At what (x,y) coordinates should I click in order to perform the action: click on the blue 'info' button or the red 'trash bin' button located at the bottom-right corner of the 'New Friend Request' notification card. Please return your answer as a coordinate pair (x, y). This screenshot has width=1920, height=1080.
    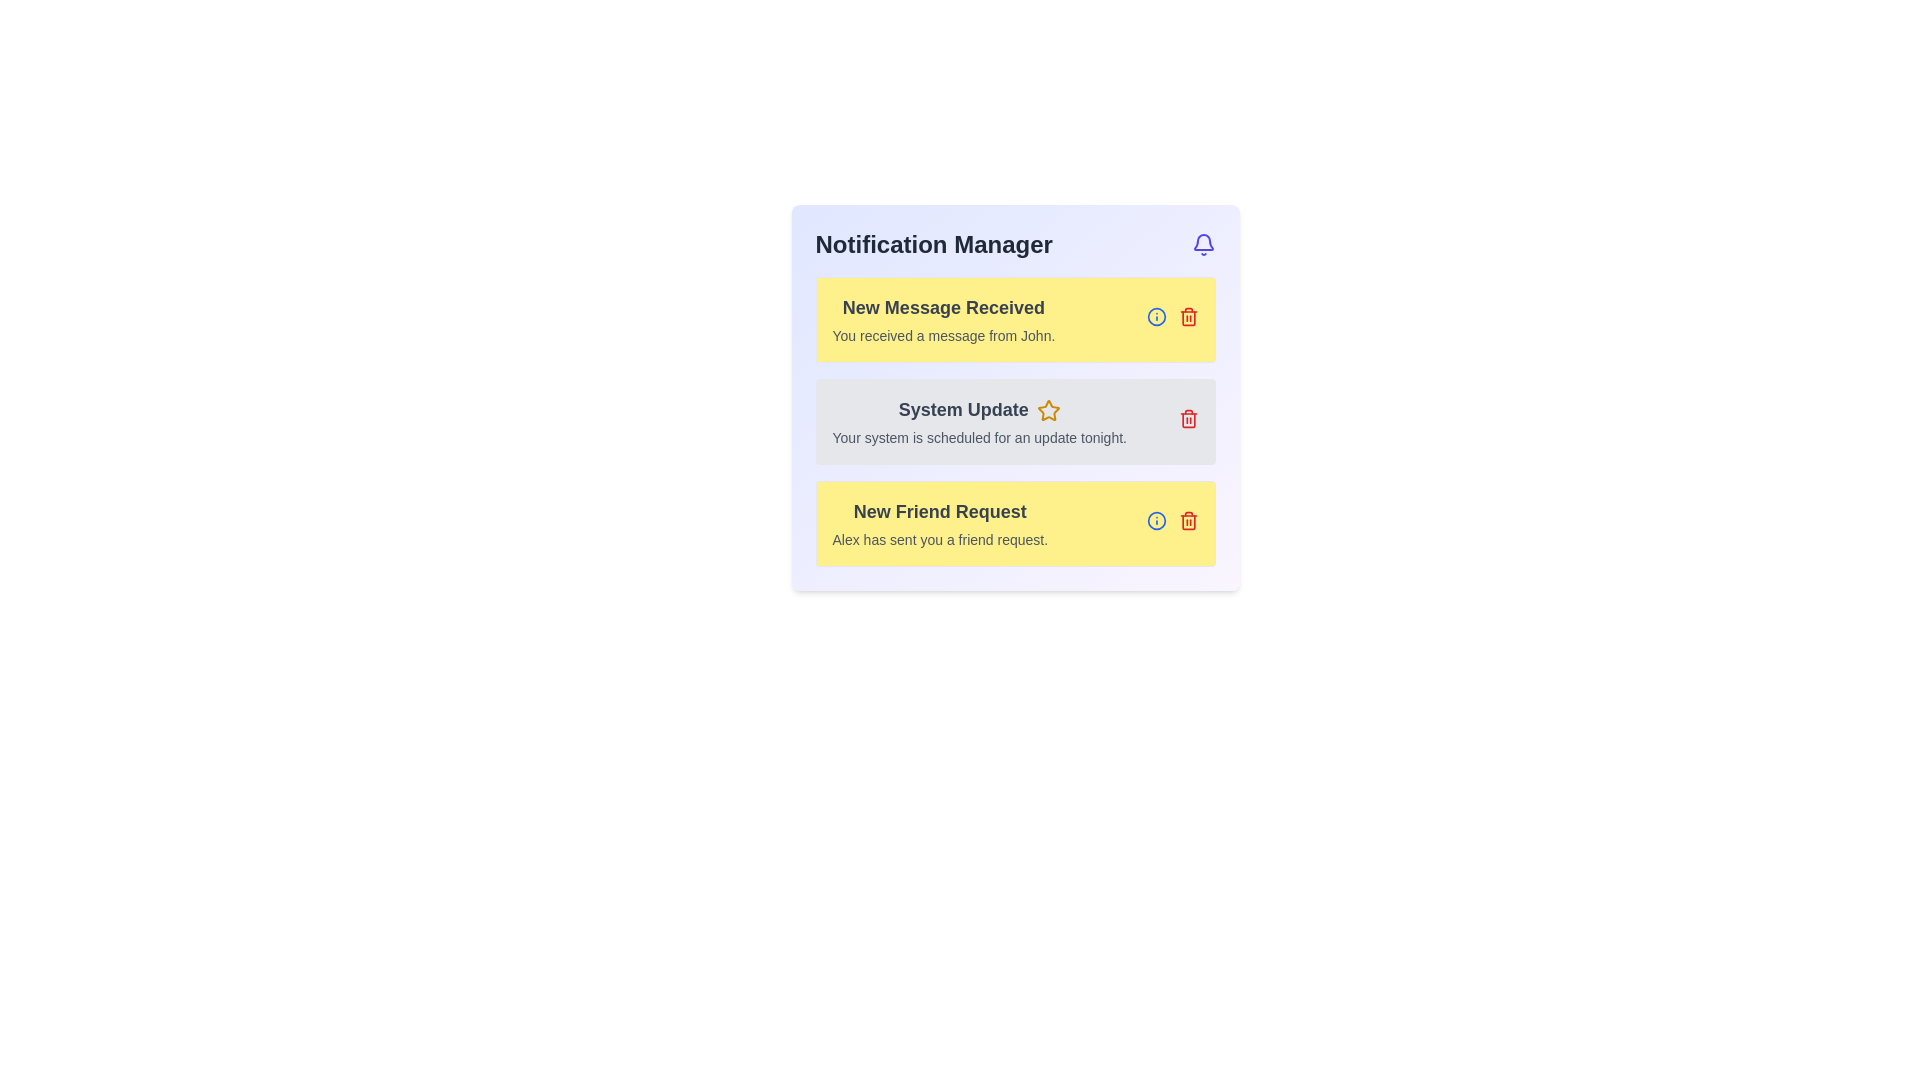
    Looking at the image, I should click on (1172, 523).